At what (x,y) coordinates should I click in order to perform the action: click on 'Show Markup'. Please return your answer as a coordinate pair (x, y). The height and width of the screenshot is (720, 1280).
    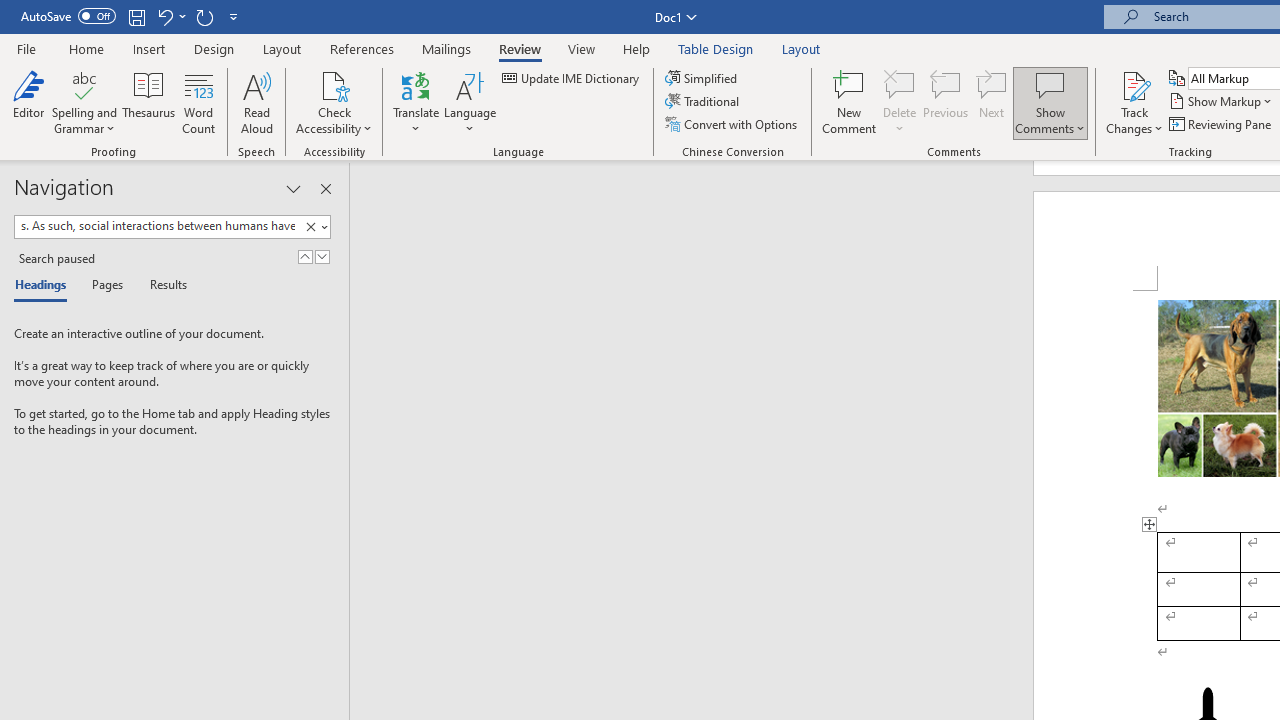
    Looking at the image, I should click on (1221, 101).